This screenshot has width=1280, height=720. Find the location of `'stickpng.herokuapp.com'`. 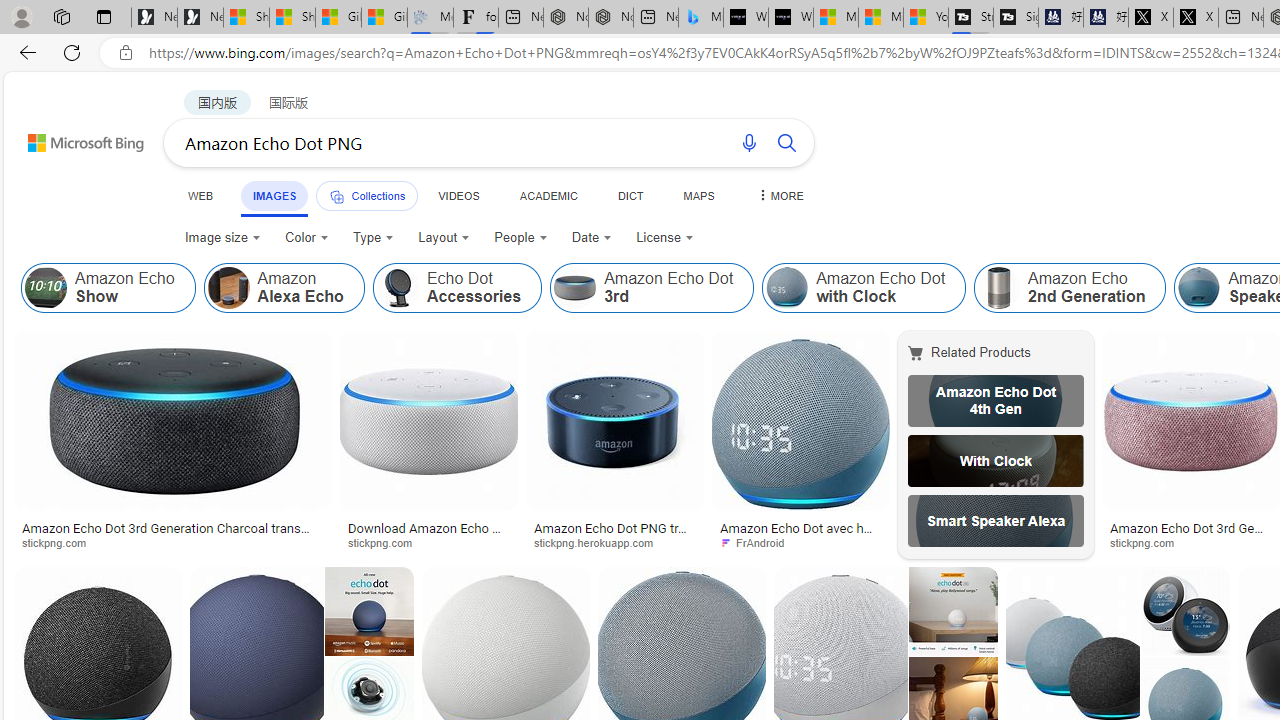

'stickpng.herokuapp.com' is located at coordinates (599, 542).